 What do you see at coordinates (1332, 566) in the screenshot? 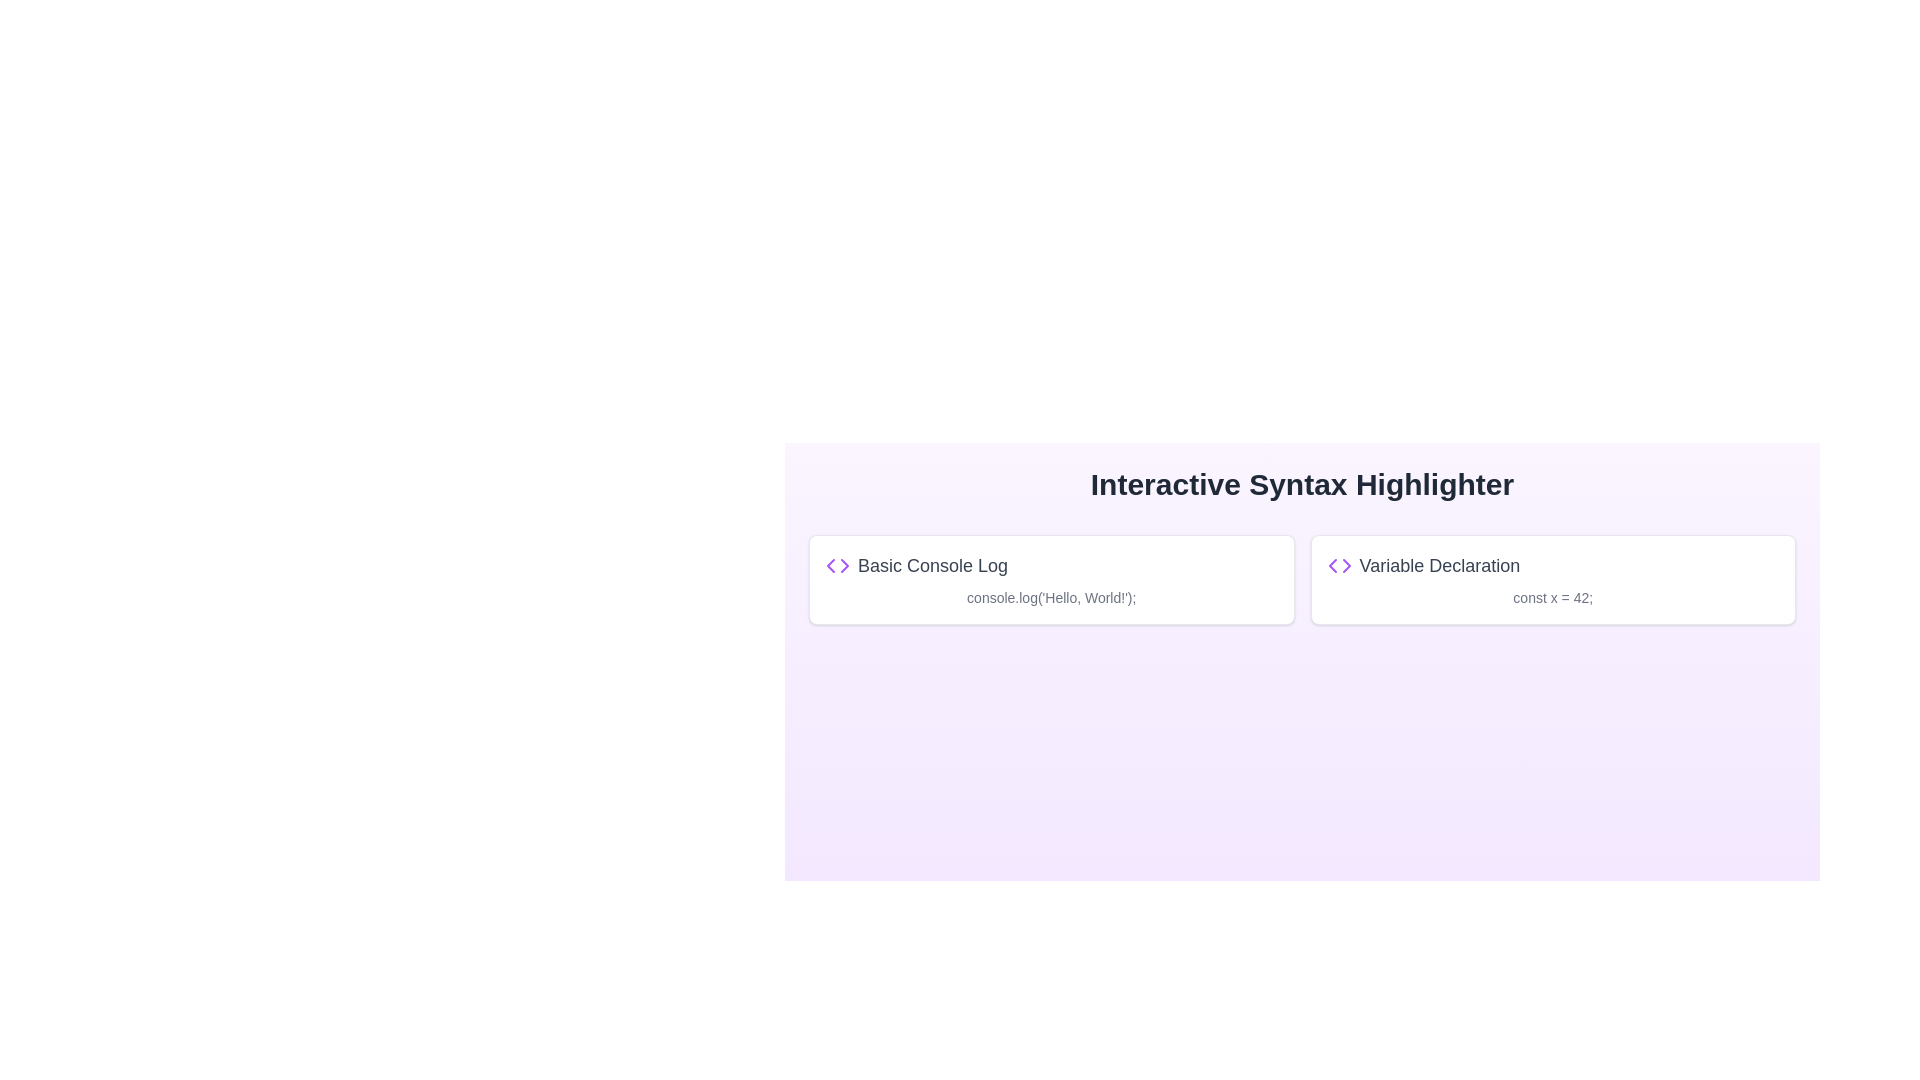
I see `the left-pointing triangle icon located in the interactive syntax highlighter section under the header 'Interactive Syntax Highlighter', specifically within the left box labeled 'Basic Console Log'` at bounding box center [1332, 566].